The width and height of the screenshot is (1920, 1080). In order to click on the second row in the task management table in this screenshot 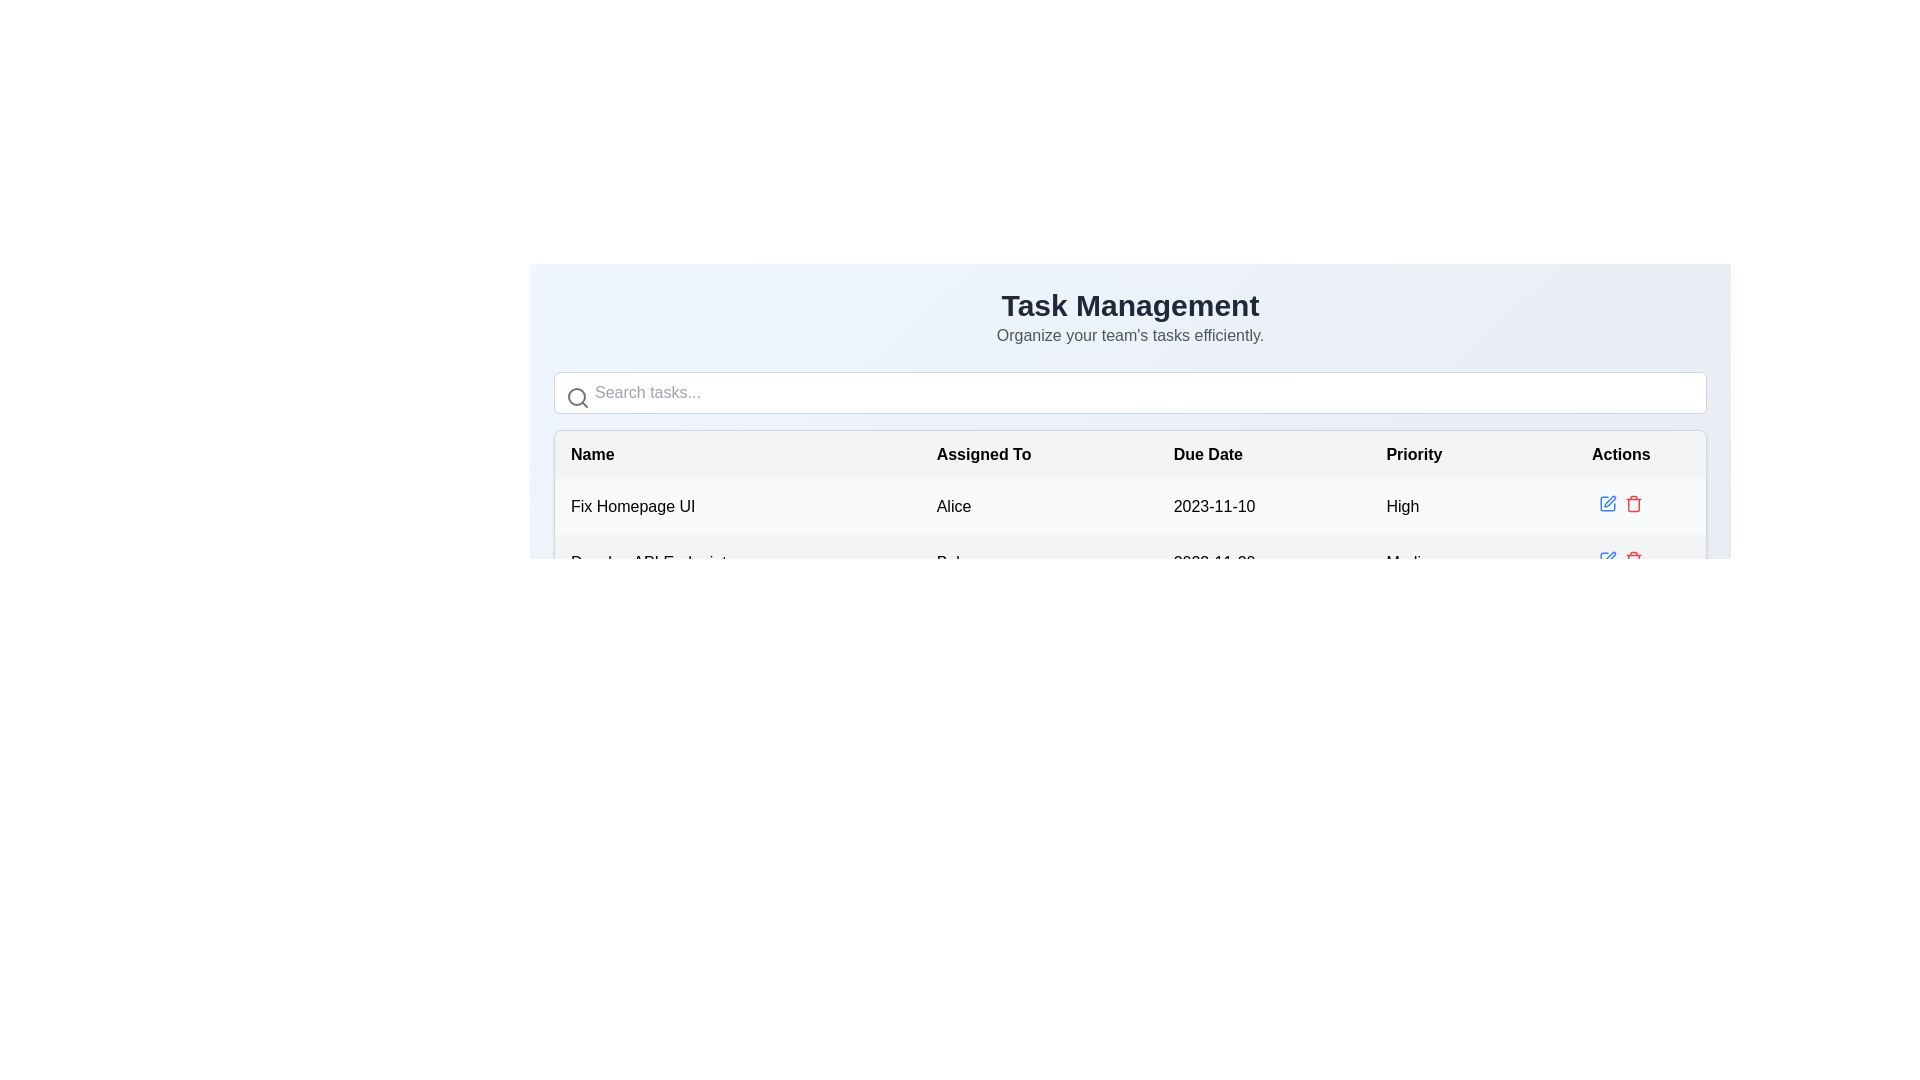, I will do `click(1130, 563)`.